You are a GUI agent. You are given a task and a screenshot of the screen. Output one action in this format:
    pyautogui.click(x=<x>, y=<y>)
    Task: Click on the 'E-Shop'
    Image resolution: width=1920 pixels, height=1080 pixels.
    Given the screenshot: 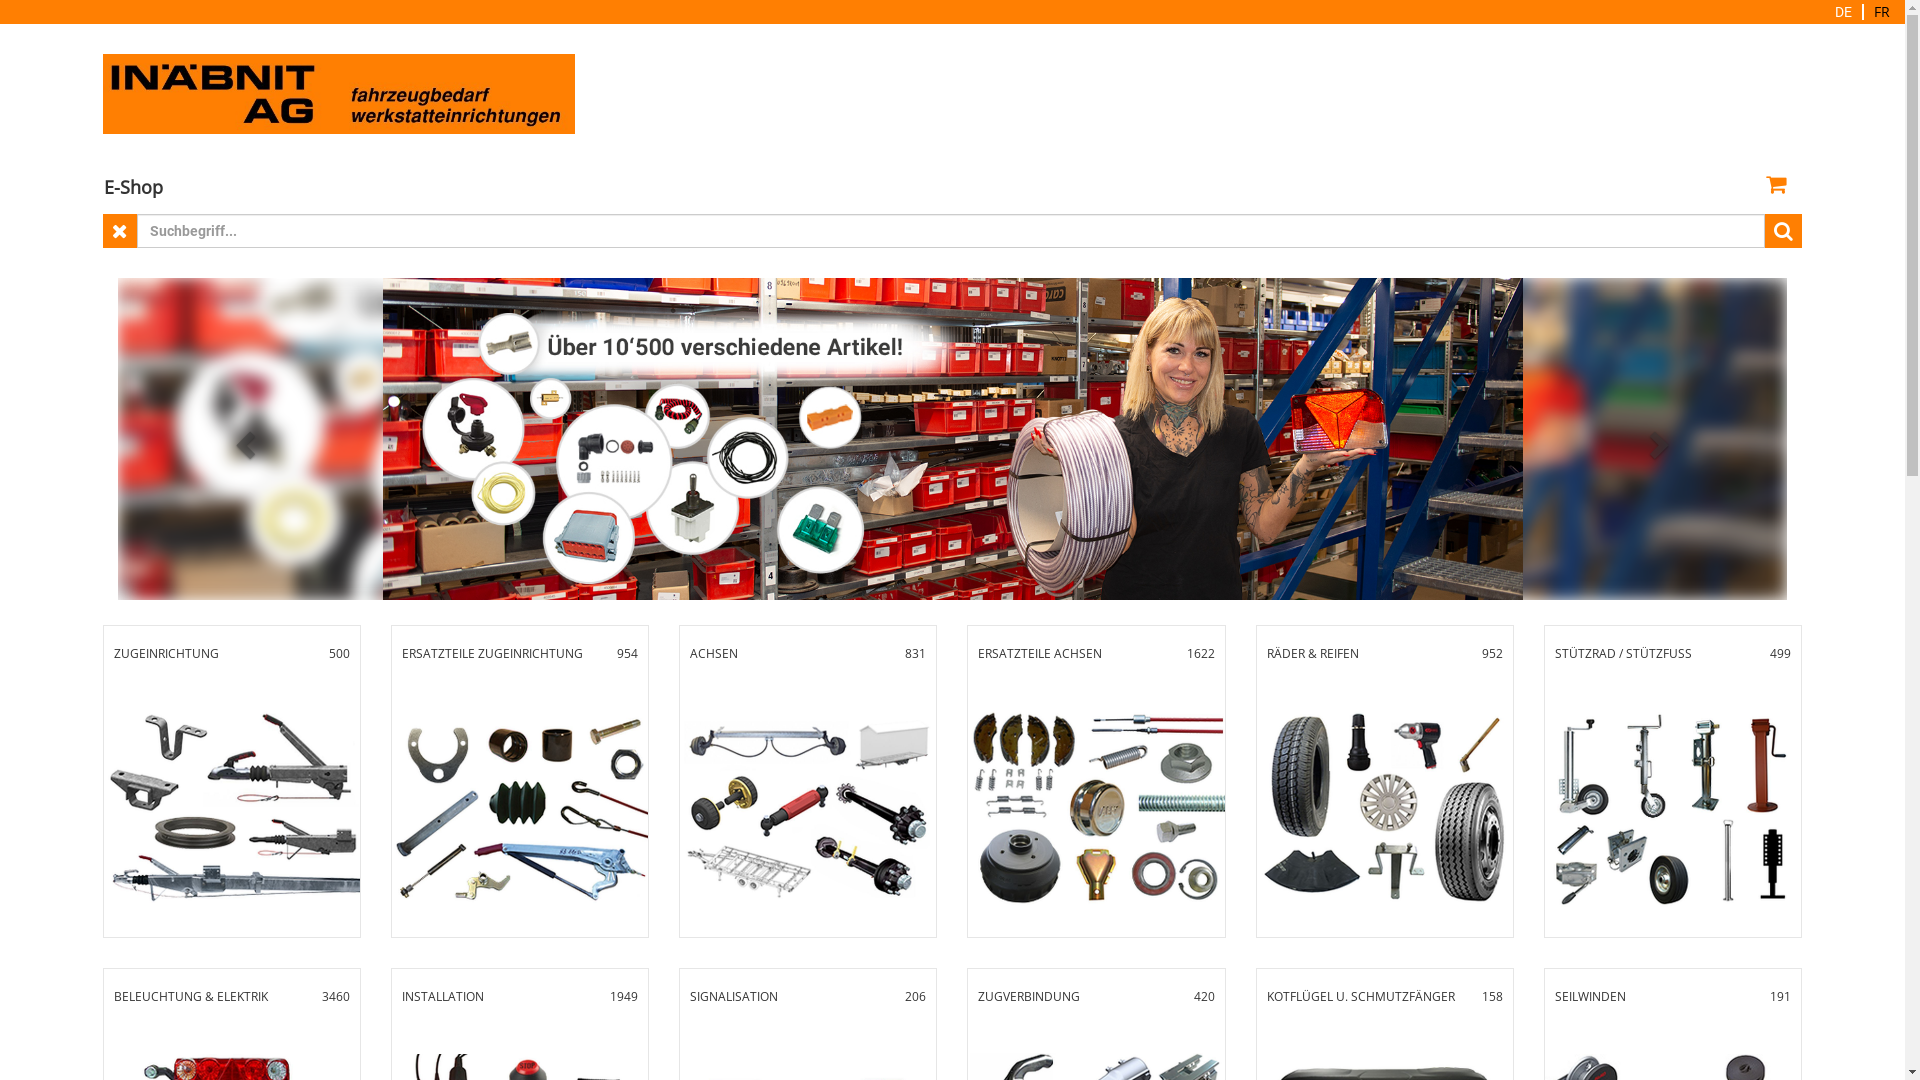 What is the action you would take?
    pyautogui.click(x=132, y=186)
    